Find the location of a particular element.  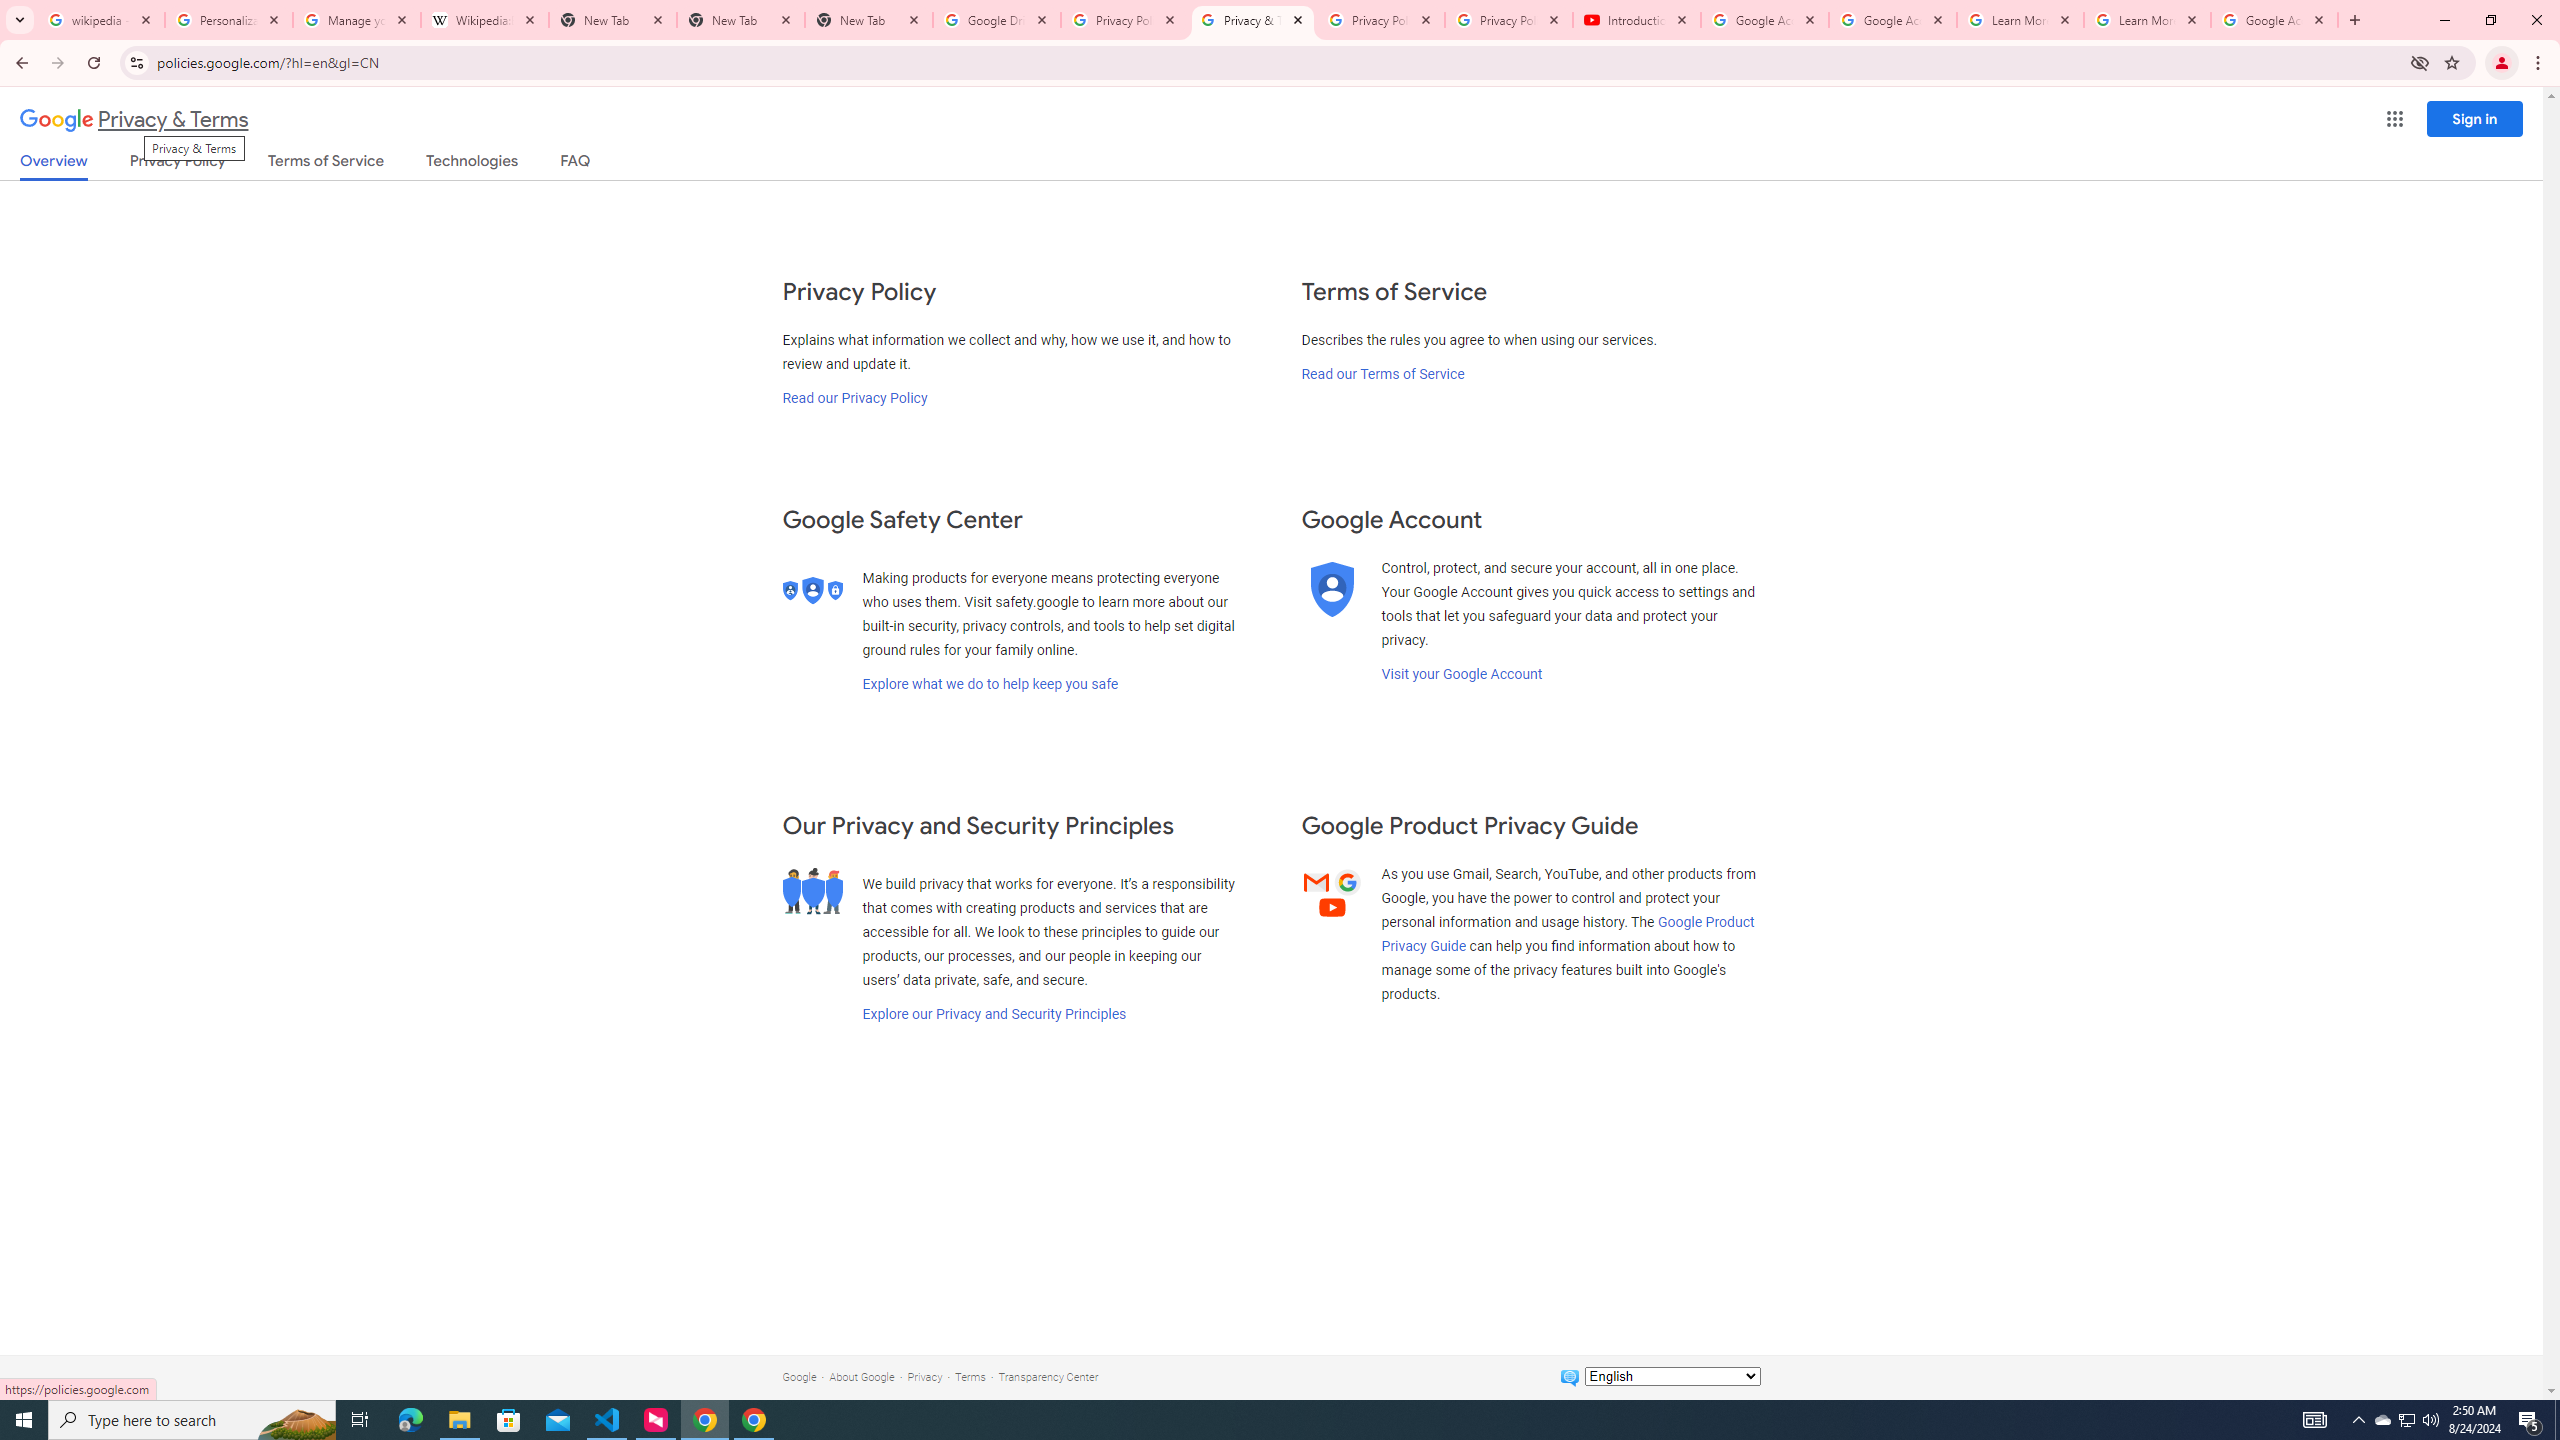

'Explore what we do to help keep you safe' is located at coordinates (990, 683).